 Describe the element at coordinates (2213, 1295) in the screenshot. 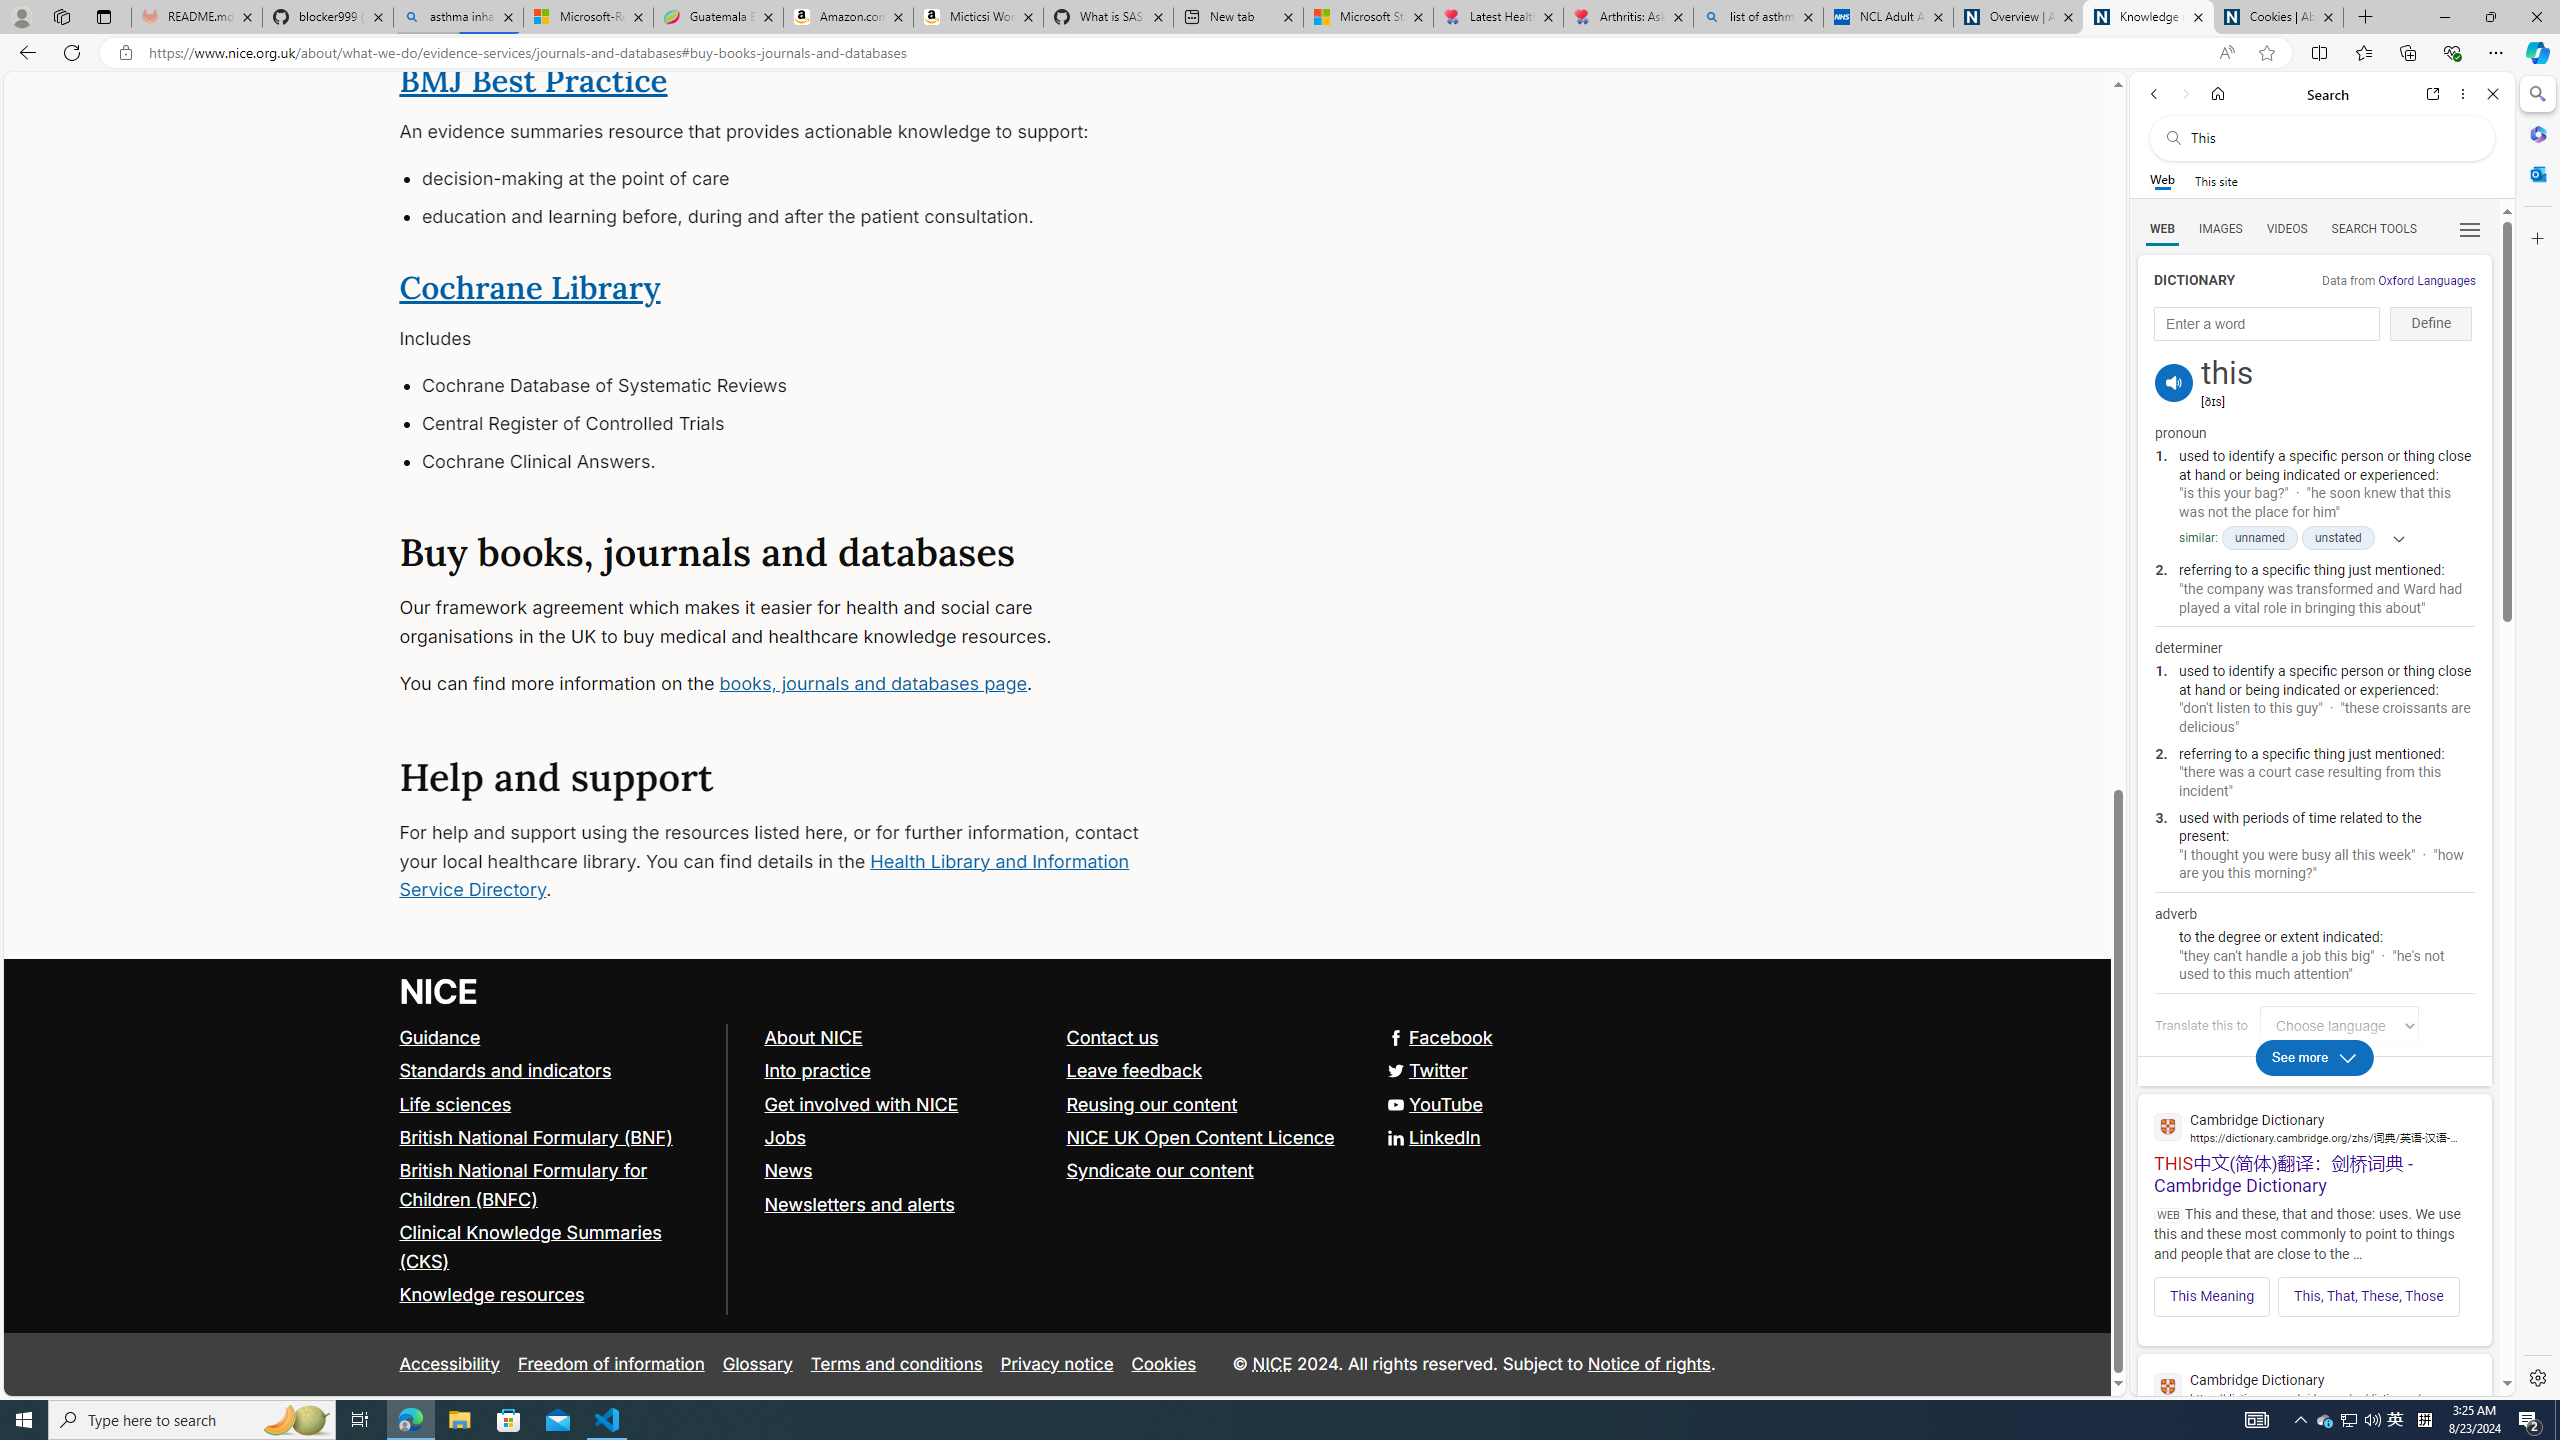

I see `'This Meaning'` at that location.